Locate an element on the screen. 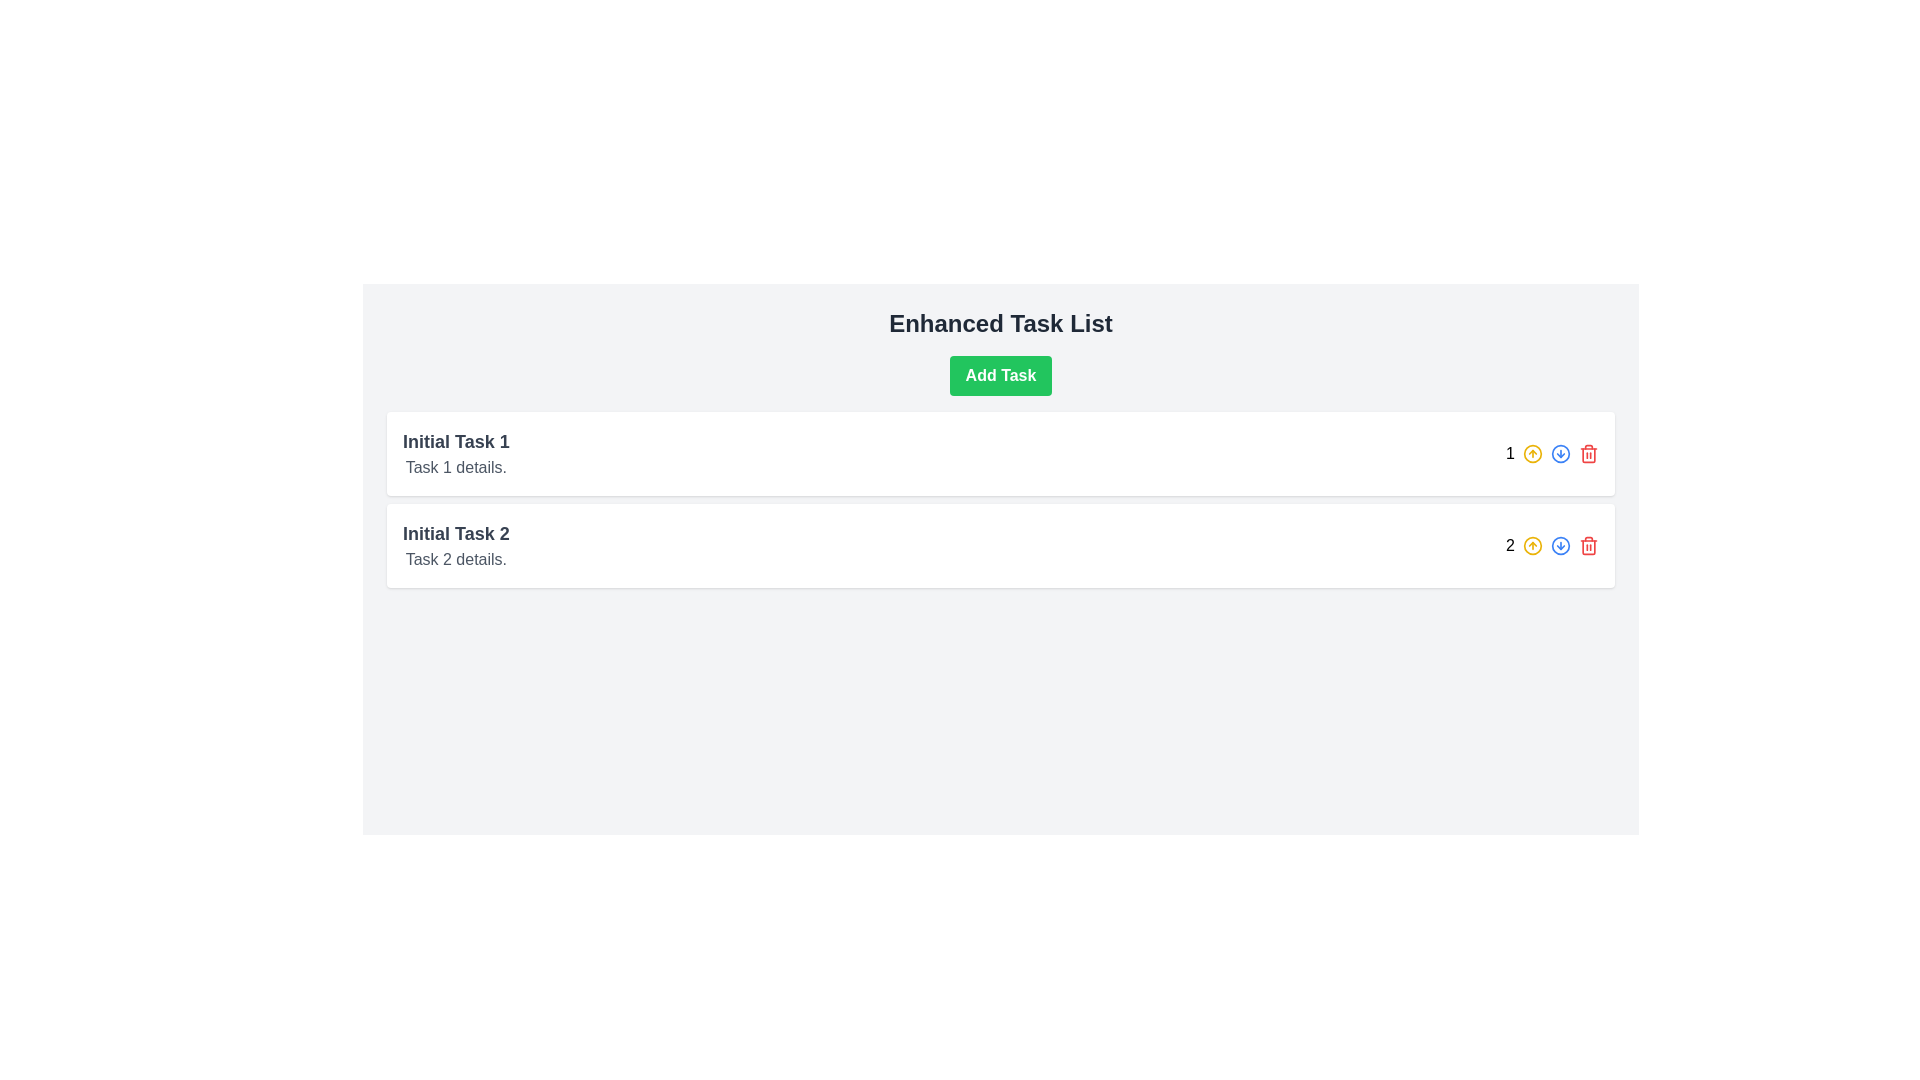  the upward action button associated with 'Initial Task 1' is located at coordinates (1531, 454).